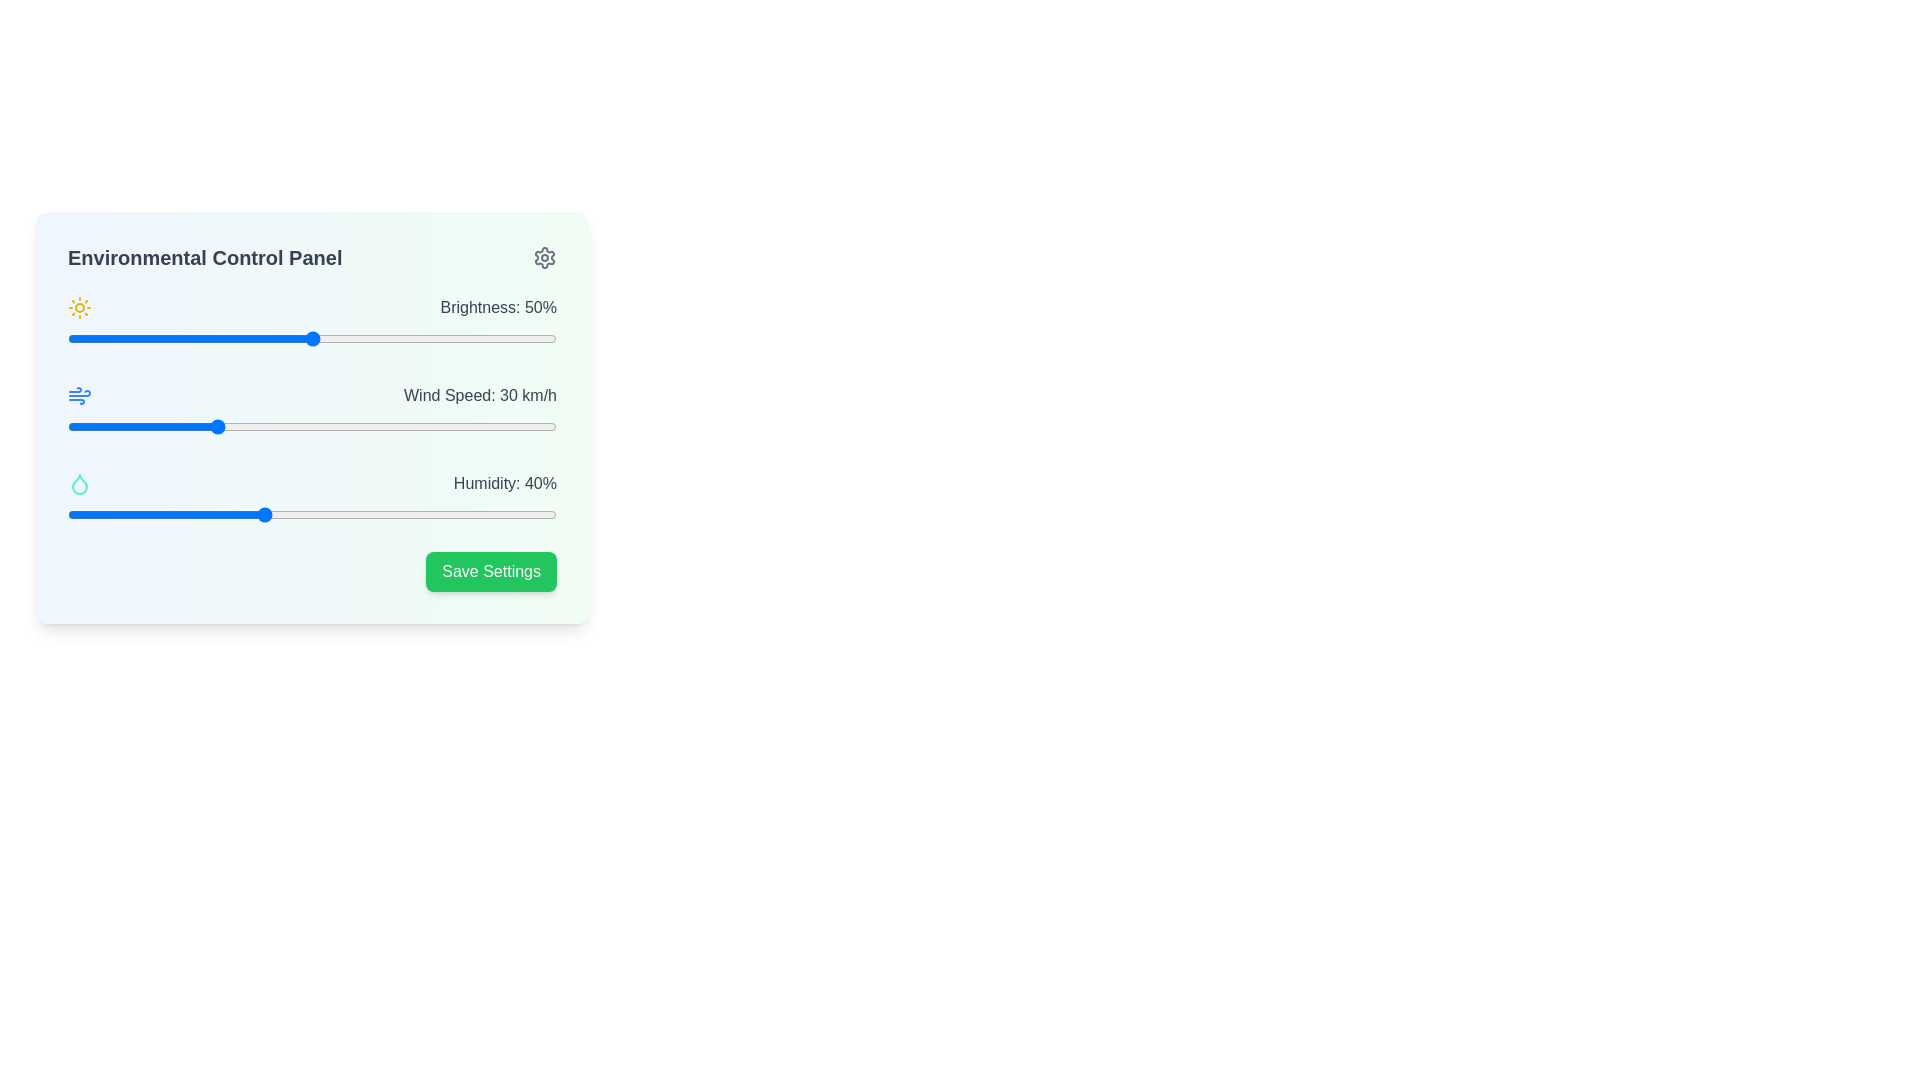 The image size is (1920, 1080). What do you see at coordinates (311, 323) in the screenshot?
I see `the label displaying 'Brightness: 50%' which is styled in gray and positioned above the brightness adjustment slider in the environmental control panel` at bounding box center [311, 323].